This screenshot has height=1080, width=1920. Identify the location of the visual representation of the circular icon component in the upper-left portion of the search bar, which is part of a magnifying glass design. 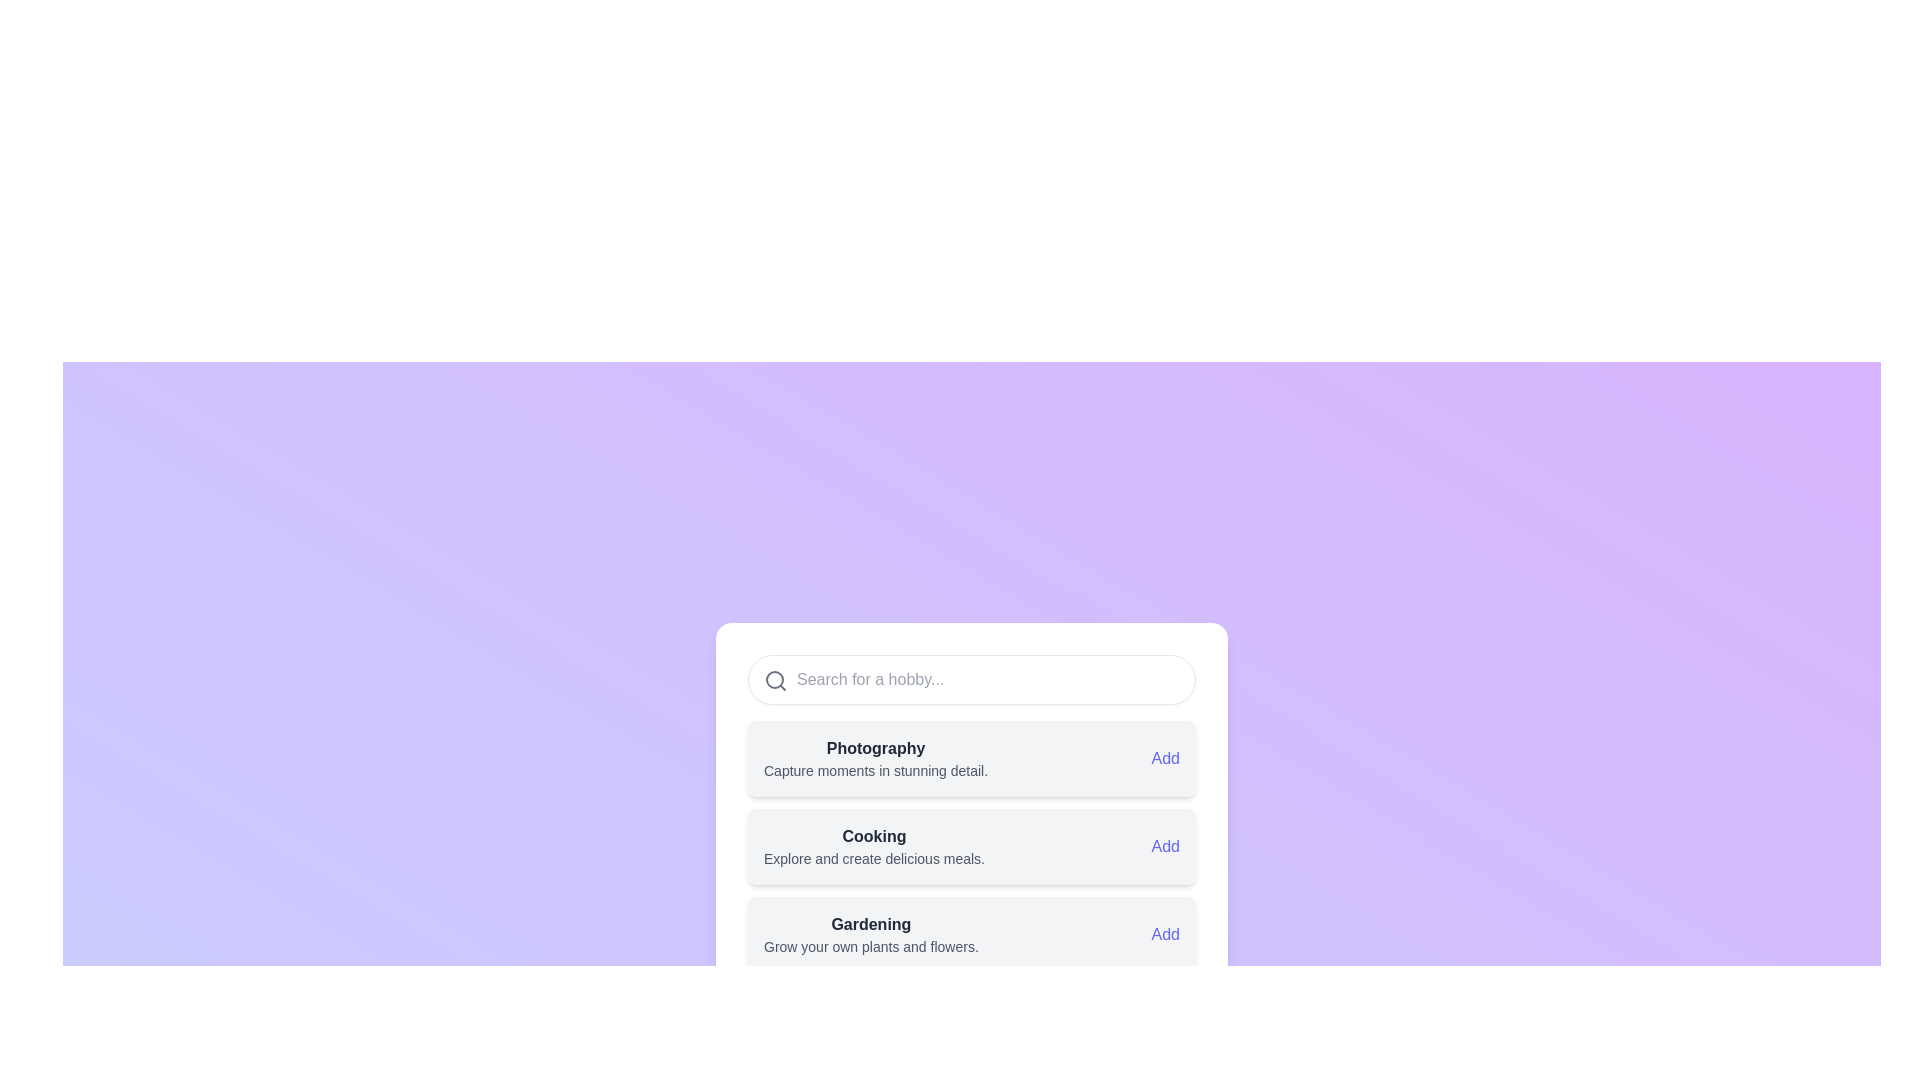
(773, 678).